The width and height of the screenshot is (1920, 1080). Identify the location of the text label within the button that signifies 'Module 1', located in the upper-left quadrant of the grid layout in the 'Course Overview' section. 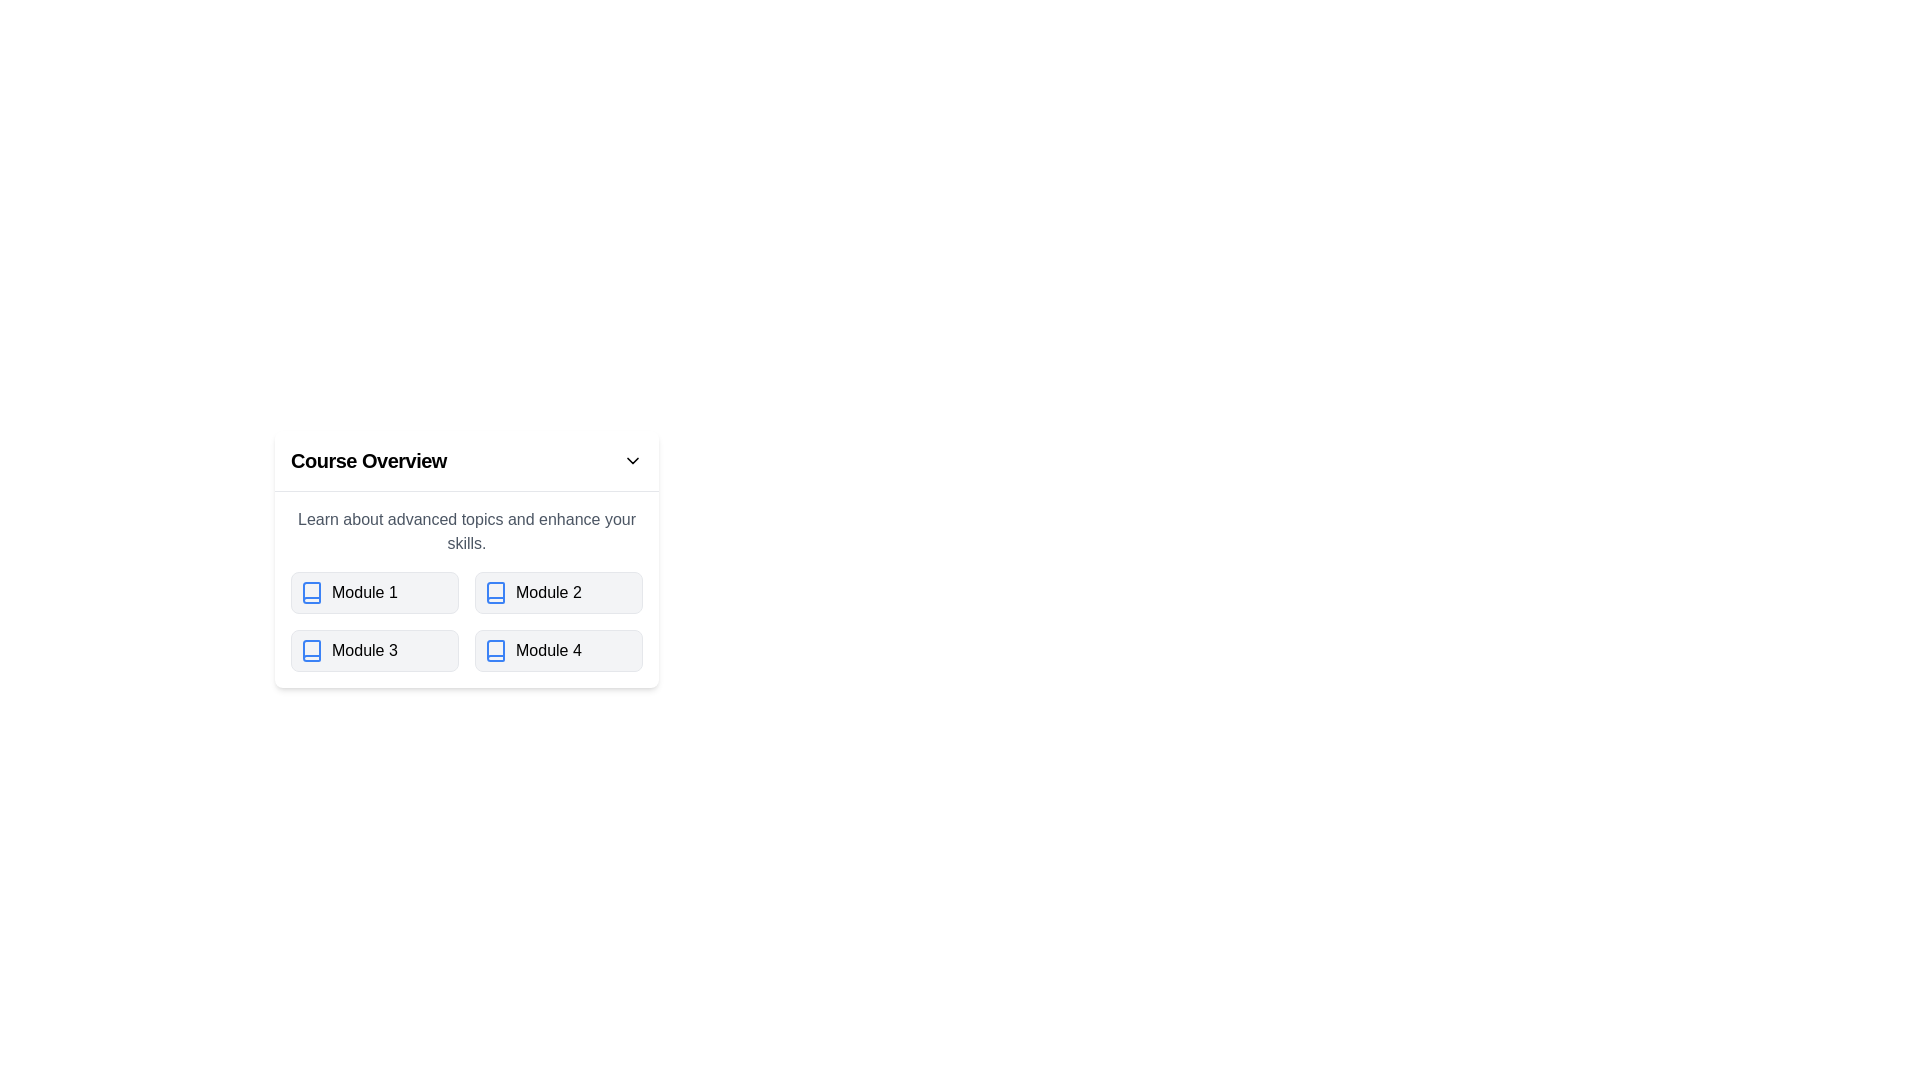
(364, 592).